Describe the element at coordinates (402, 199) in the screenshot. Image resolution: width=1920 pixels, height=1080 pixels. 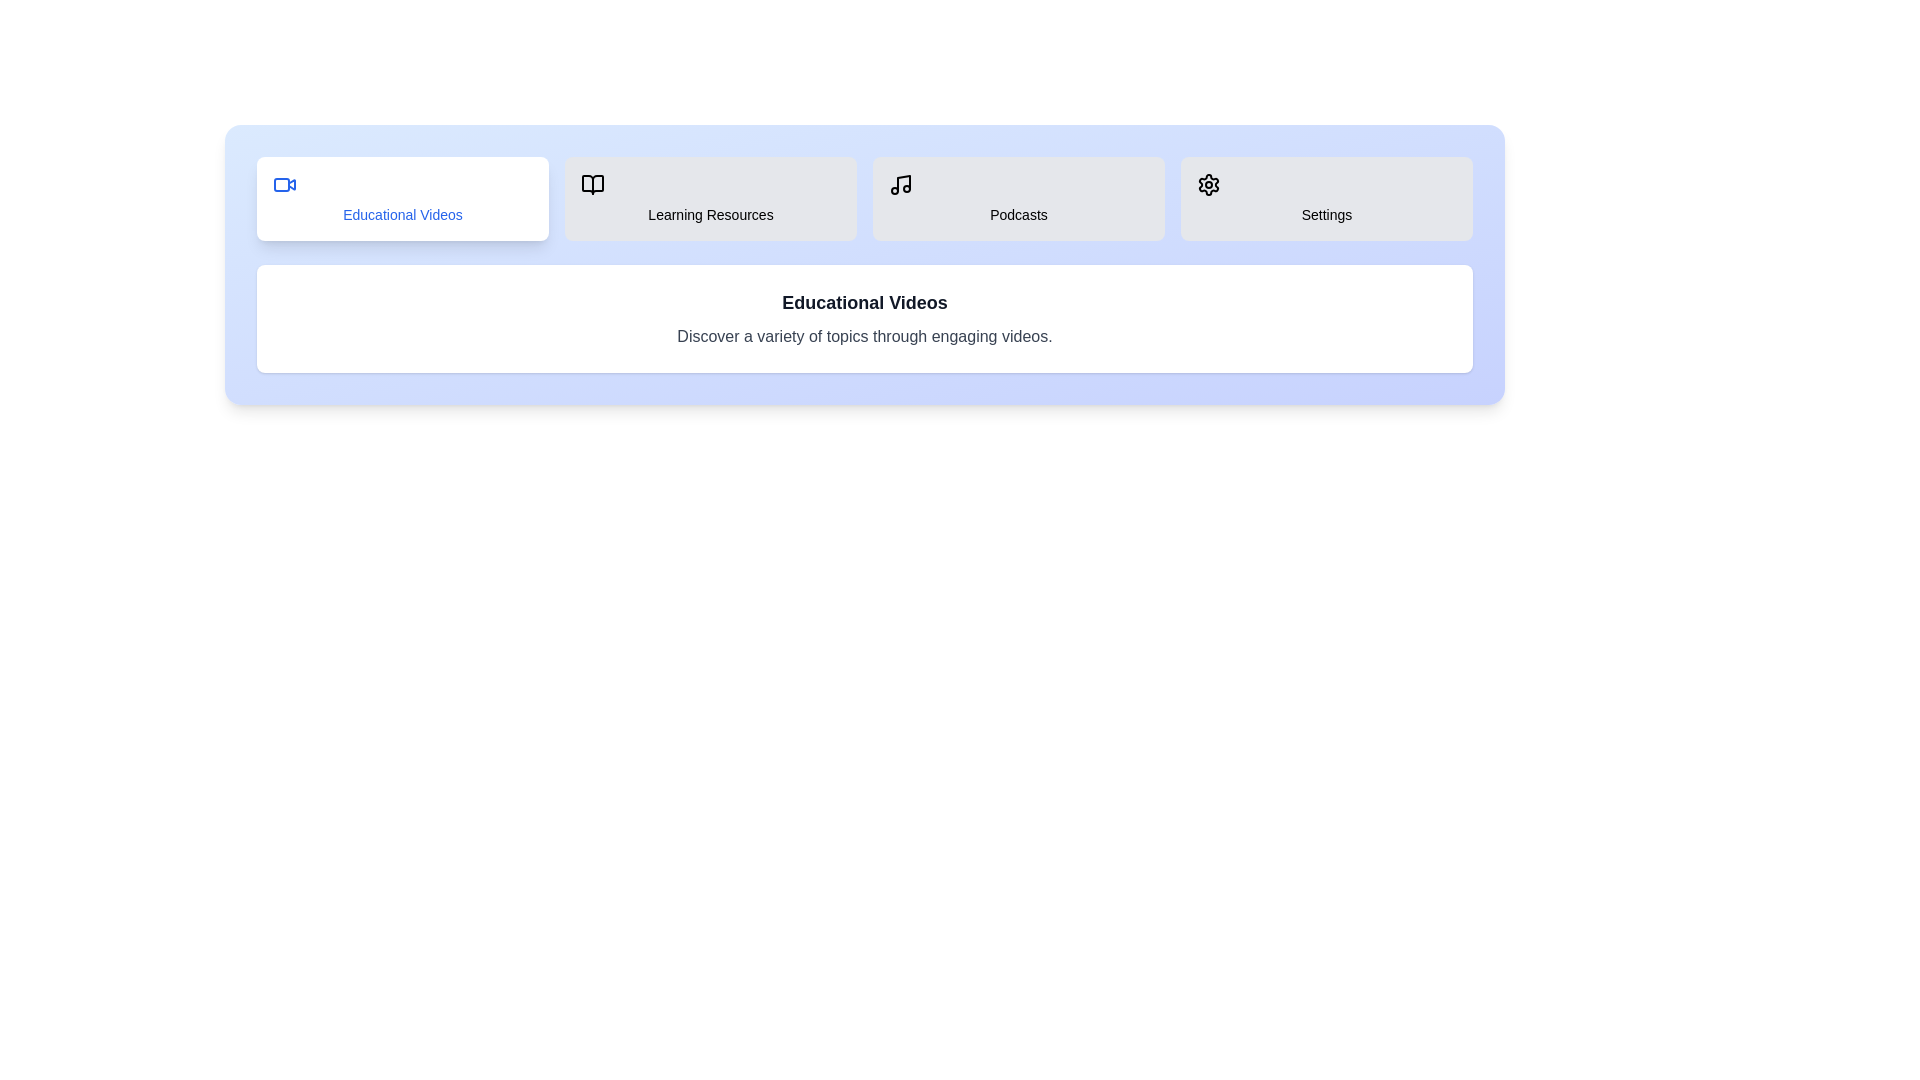
I see `the Educational Videos tab to switch views` at that location.